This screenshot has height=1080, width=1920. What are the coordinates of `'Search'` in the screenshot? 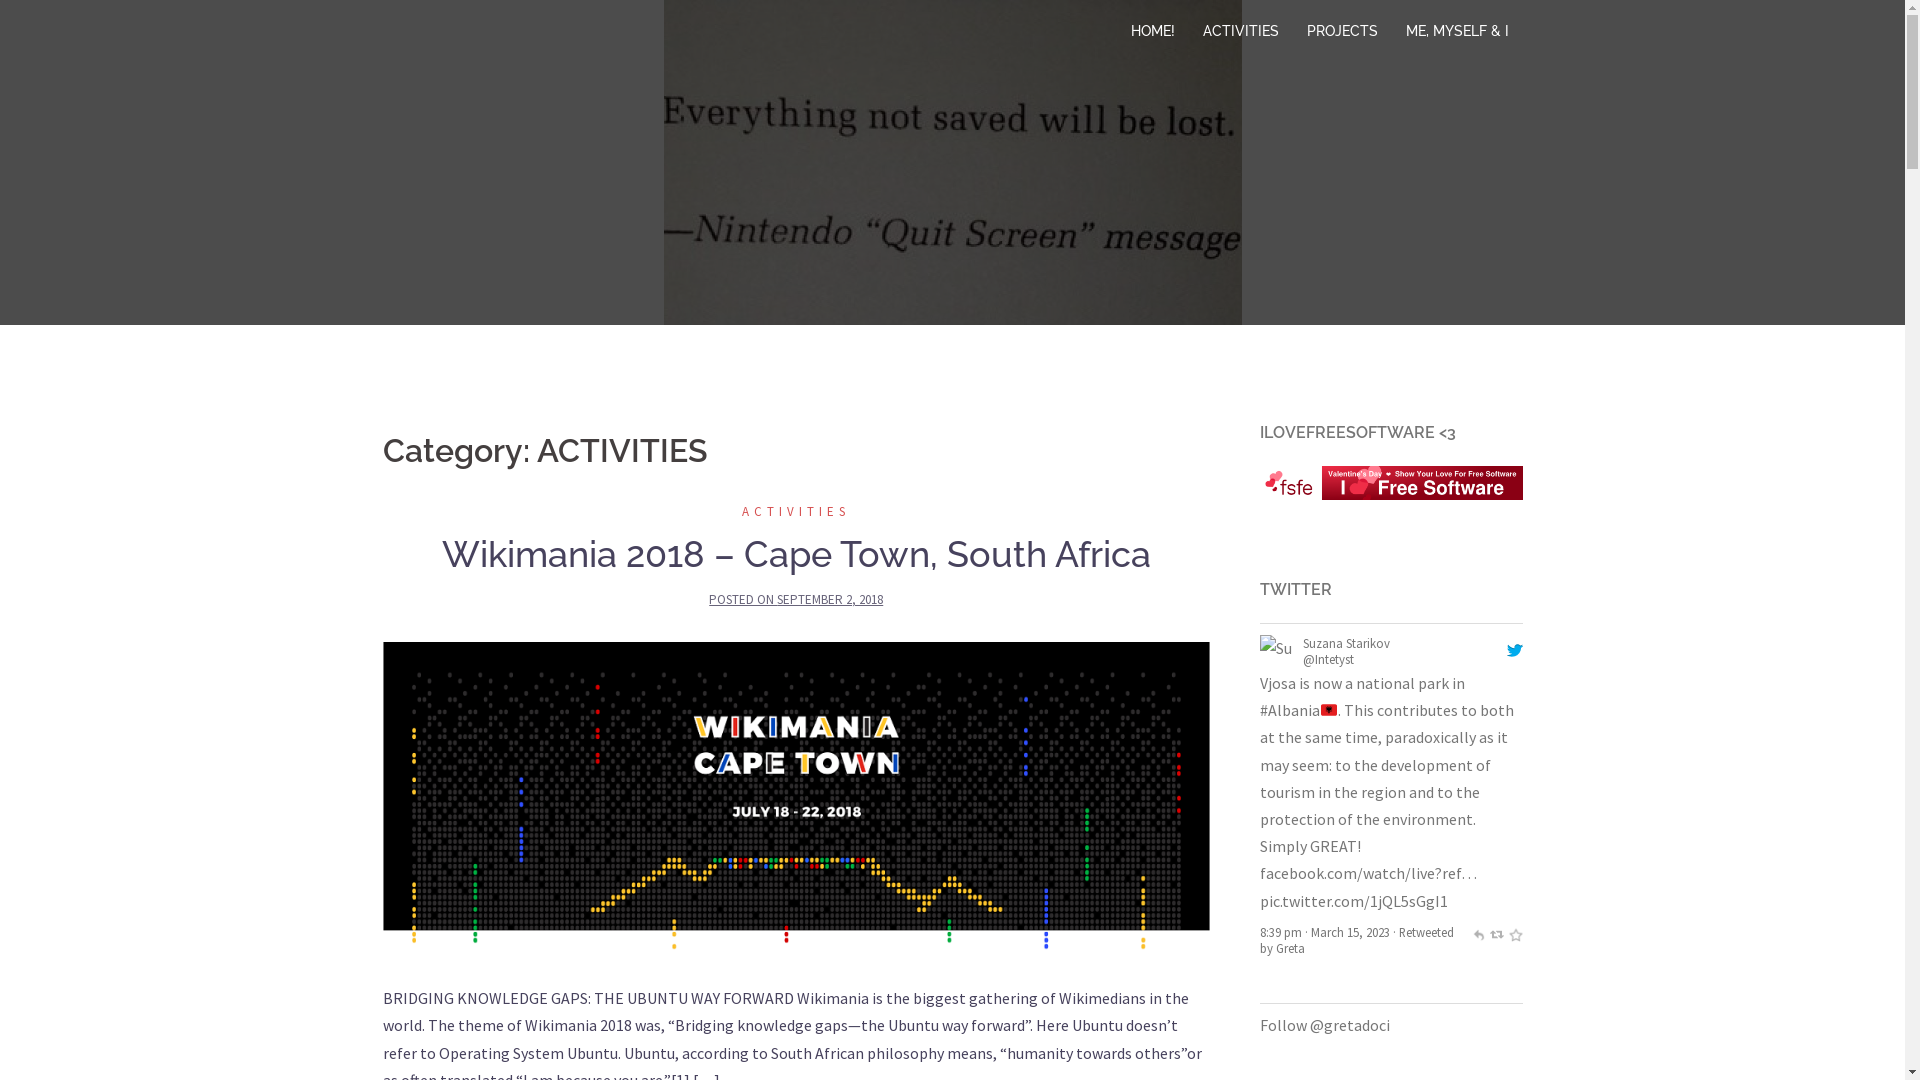 It's located at (61, 24).